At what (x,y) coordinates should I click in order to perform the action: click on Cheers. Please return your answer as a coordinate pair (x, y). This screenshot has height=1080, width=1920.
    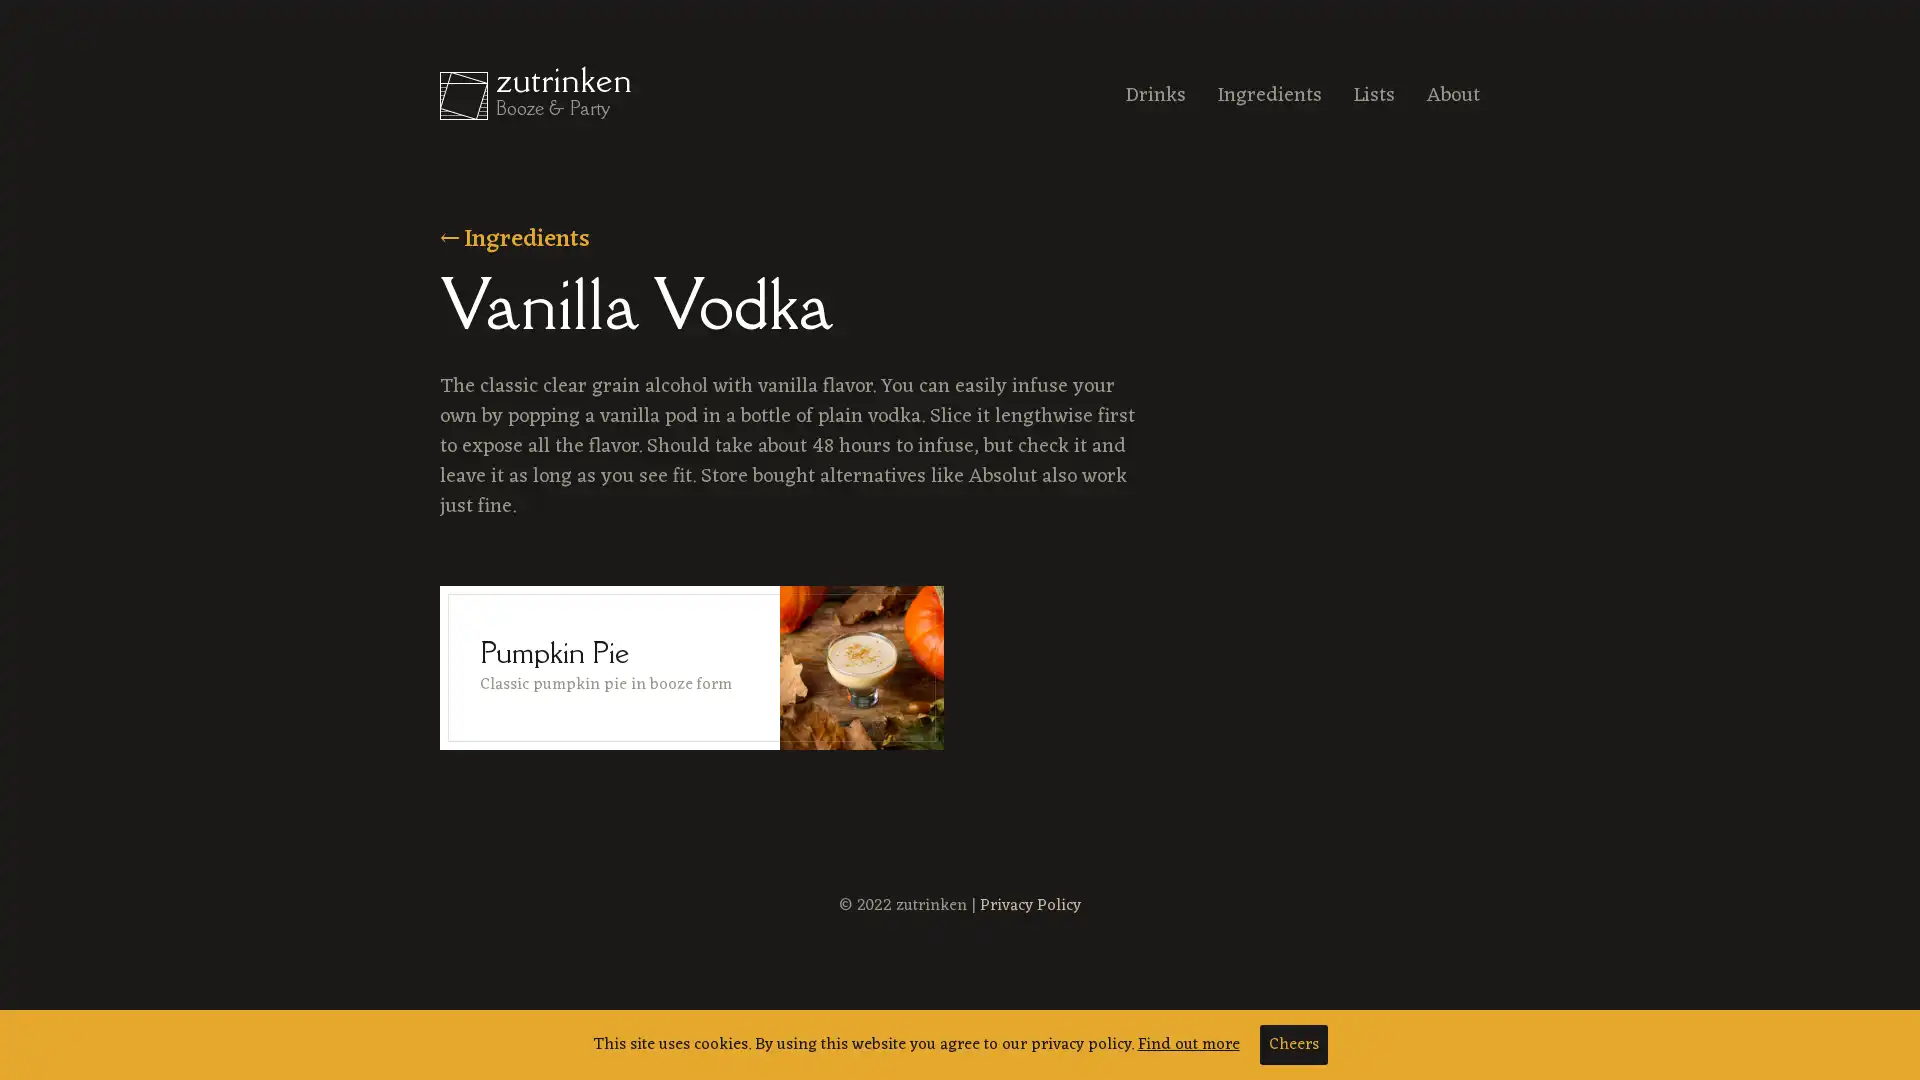
    Looking at the image, I should click on (1292, 1044).